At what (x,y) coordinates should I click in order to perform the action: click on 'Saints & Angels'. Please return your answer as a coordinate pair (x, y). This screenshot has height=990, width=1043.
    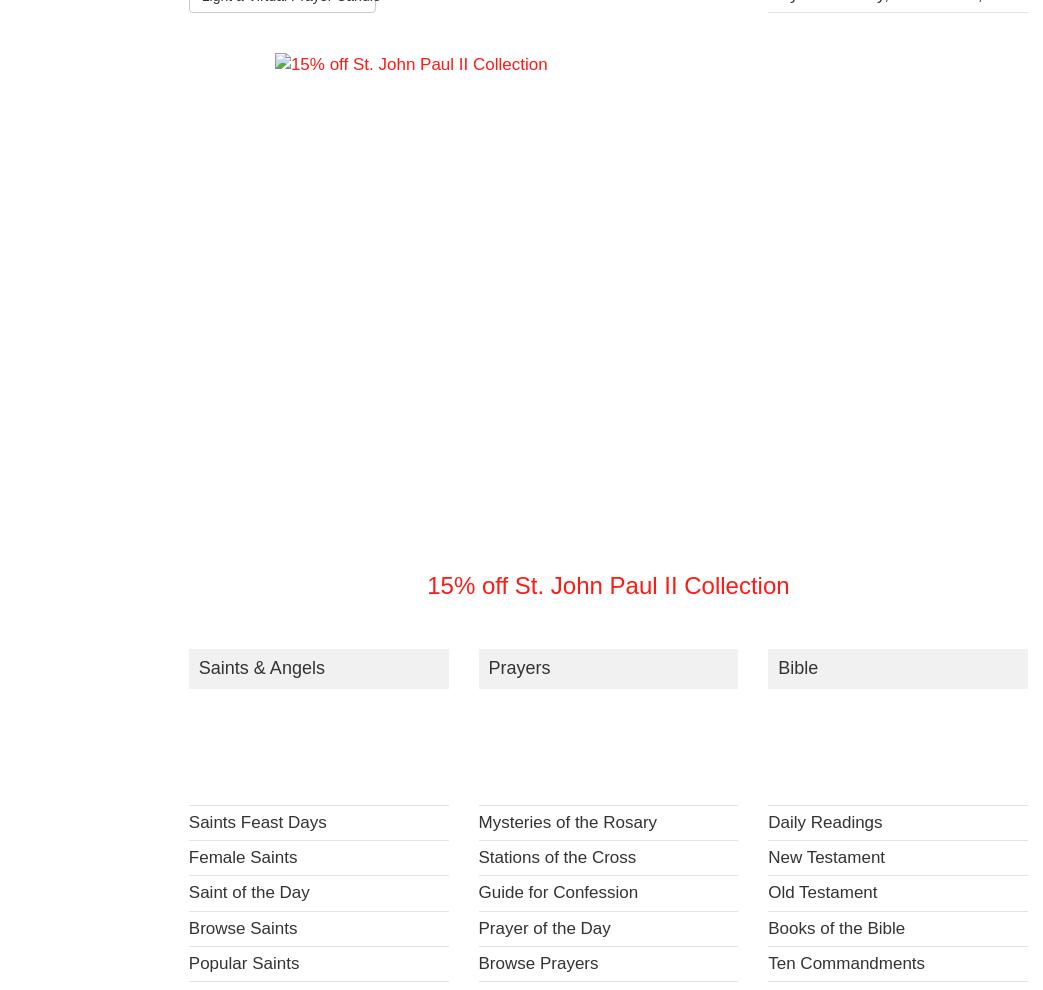
    Looking at the image, I should click on (260, 667).